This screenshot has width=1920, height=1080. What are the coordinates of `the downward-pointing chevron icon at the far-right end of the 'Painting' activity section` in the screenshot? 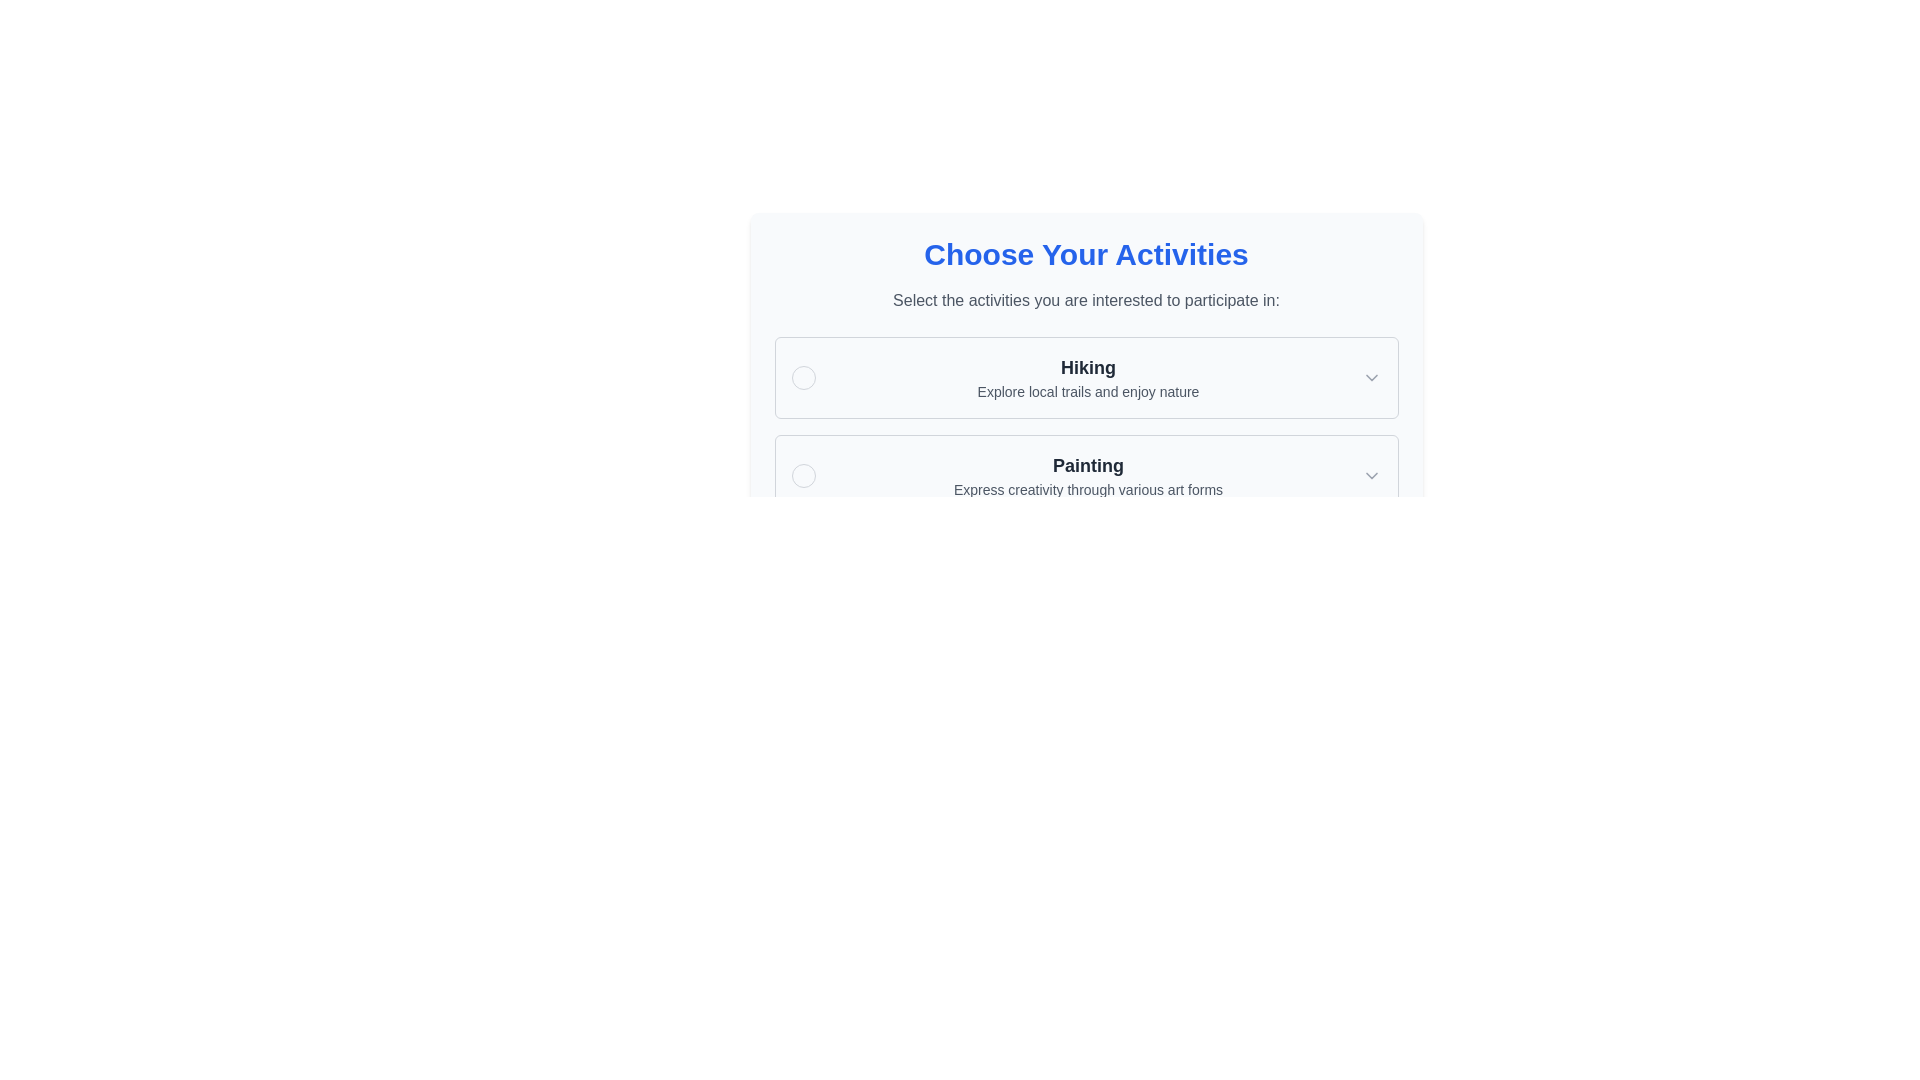 It's located at (1370, 475).